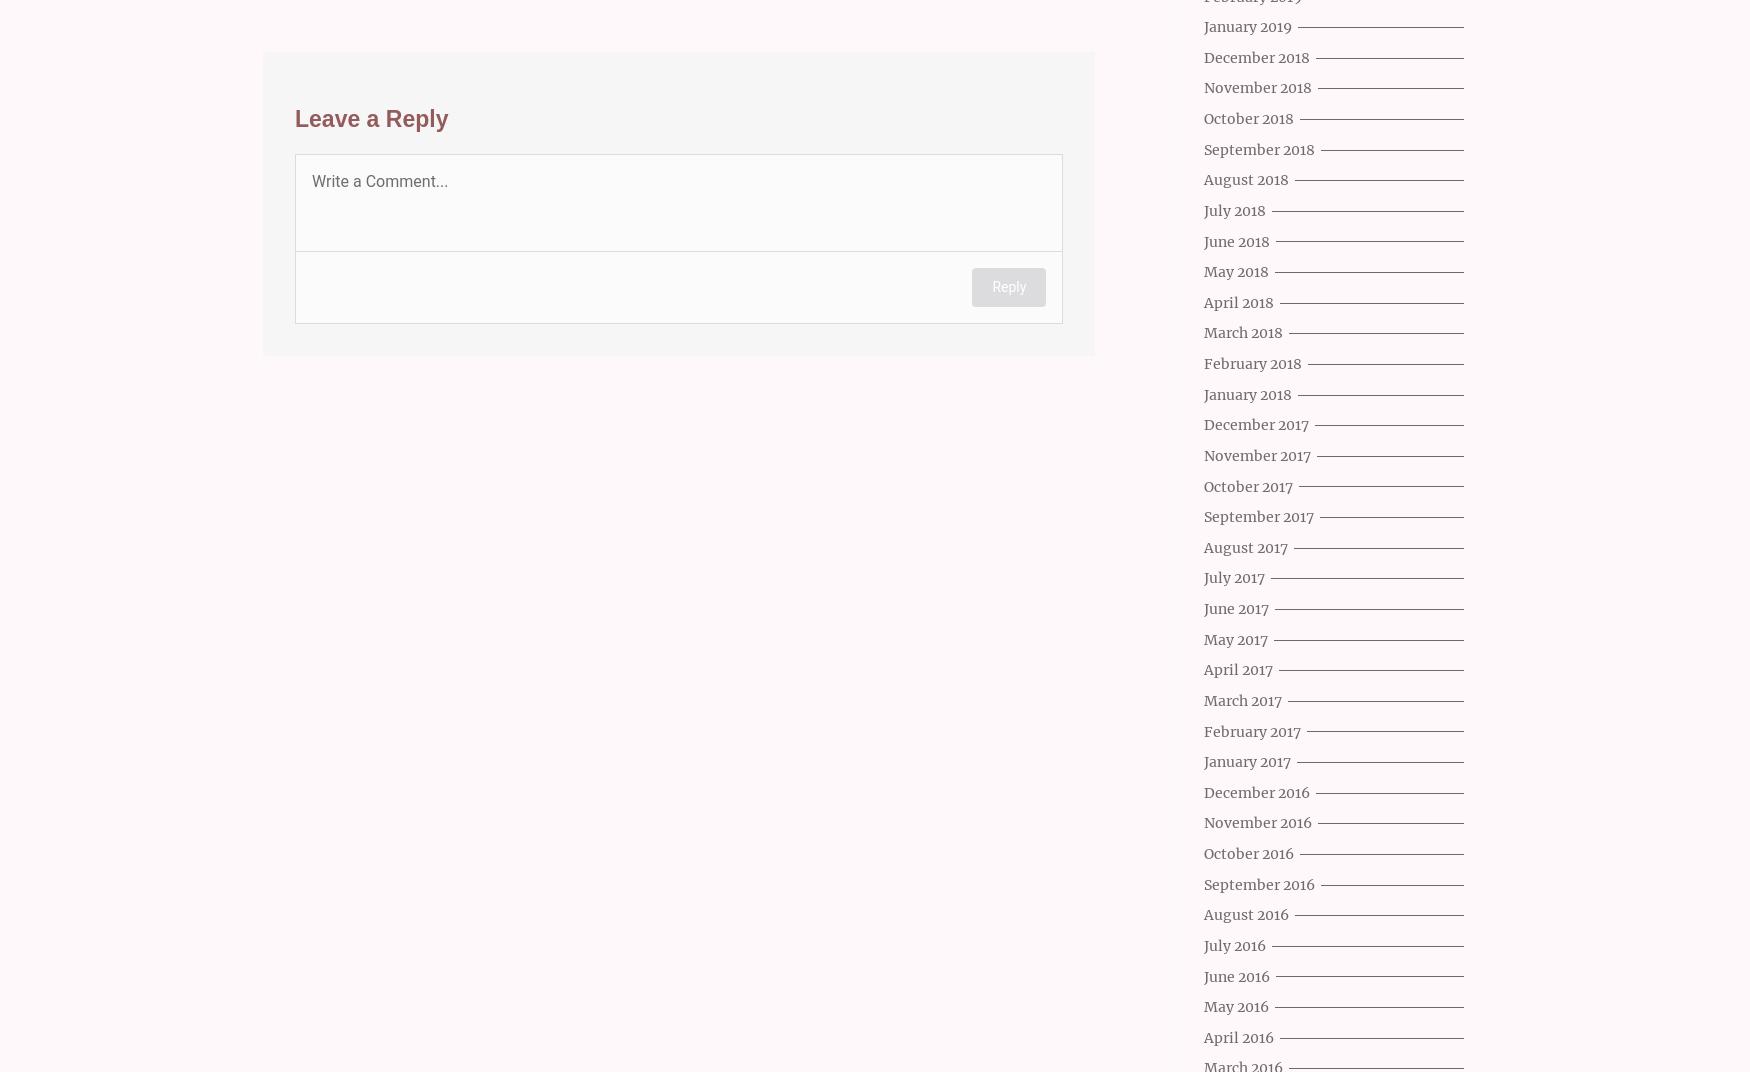 This screenshot has width=1750, height=1072. What do you see at coordinates (1204, 639) in the screenshot?
I see `'May 2017'` at bounding box center [1204, 639].